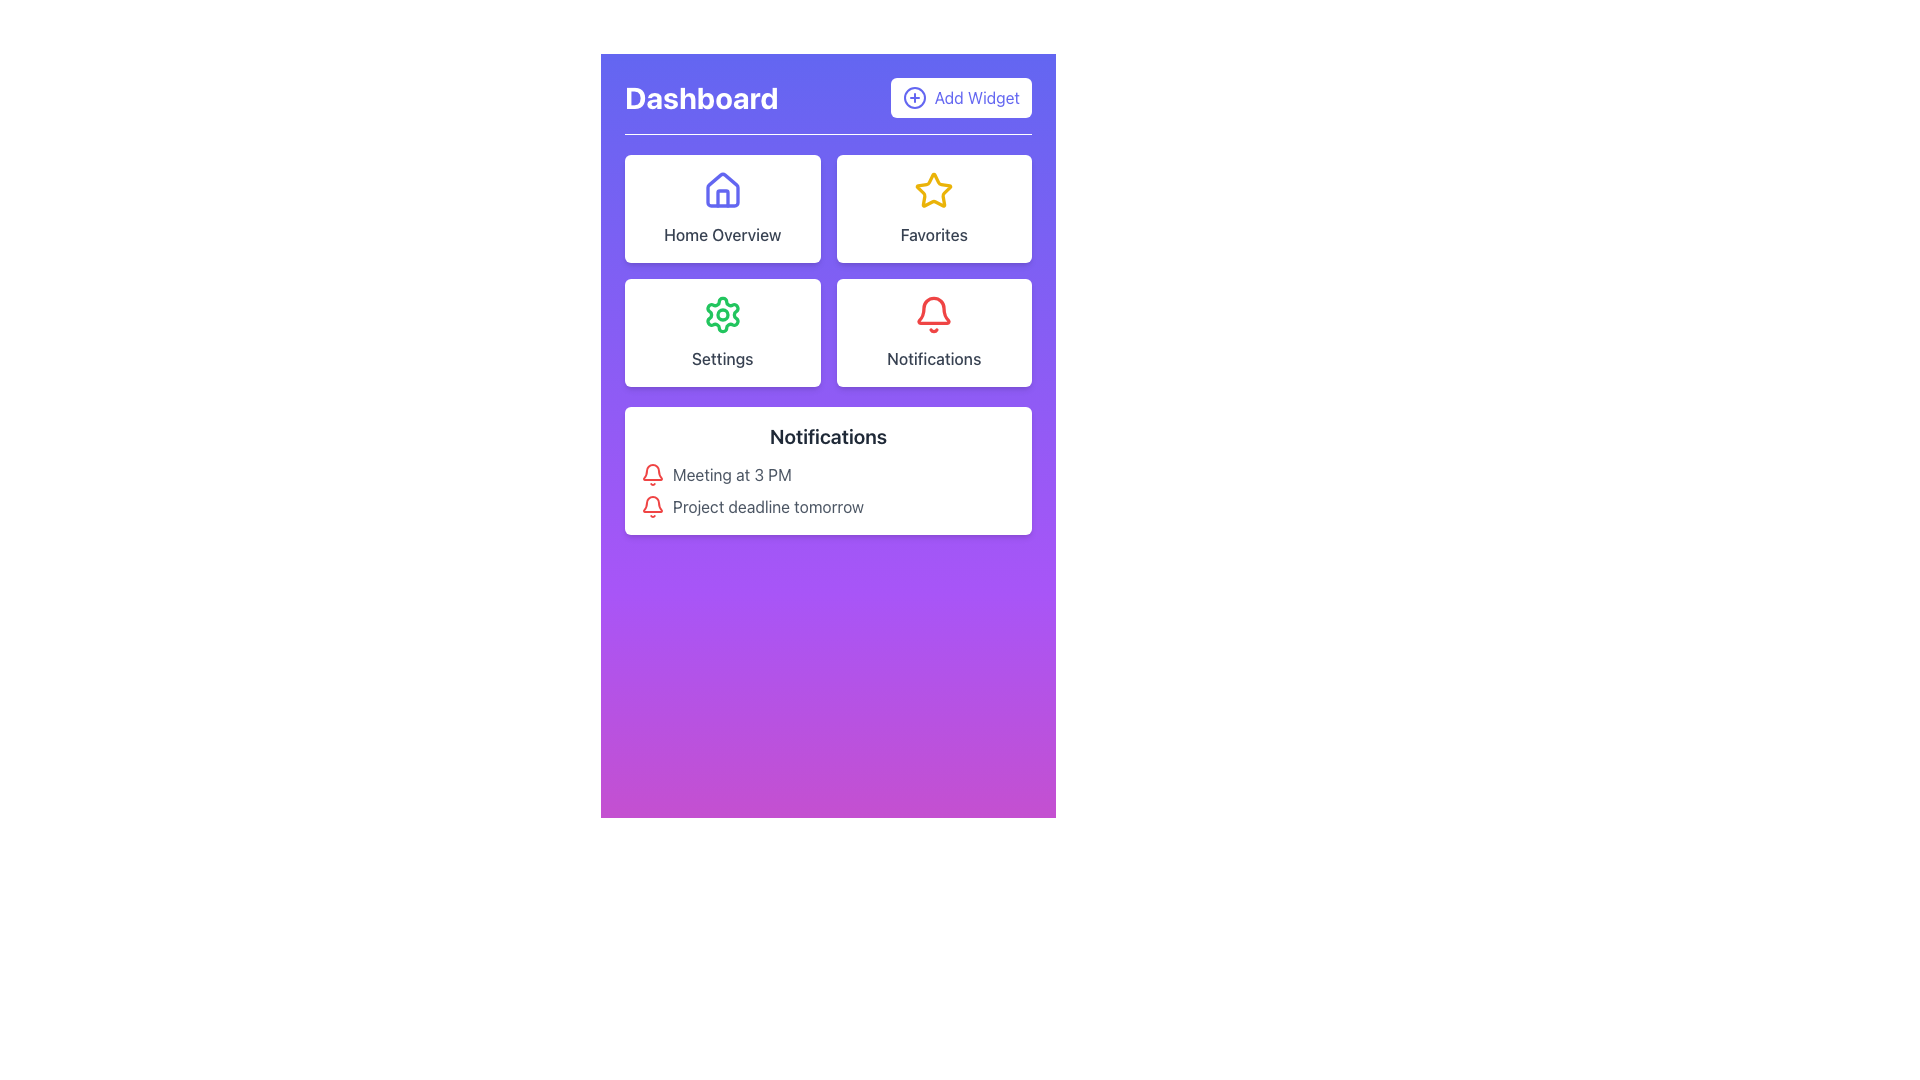 The width and height of the screenshot is (1920, 1080). Describe the element at coordinates (933, 234) in the screenshot. I see `the non-interactive 'Favorites' text label located in the center-bottom of its tile in the 2x2 grid, beneath the gold star icon` at that location.